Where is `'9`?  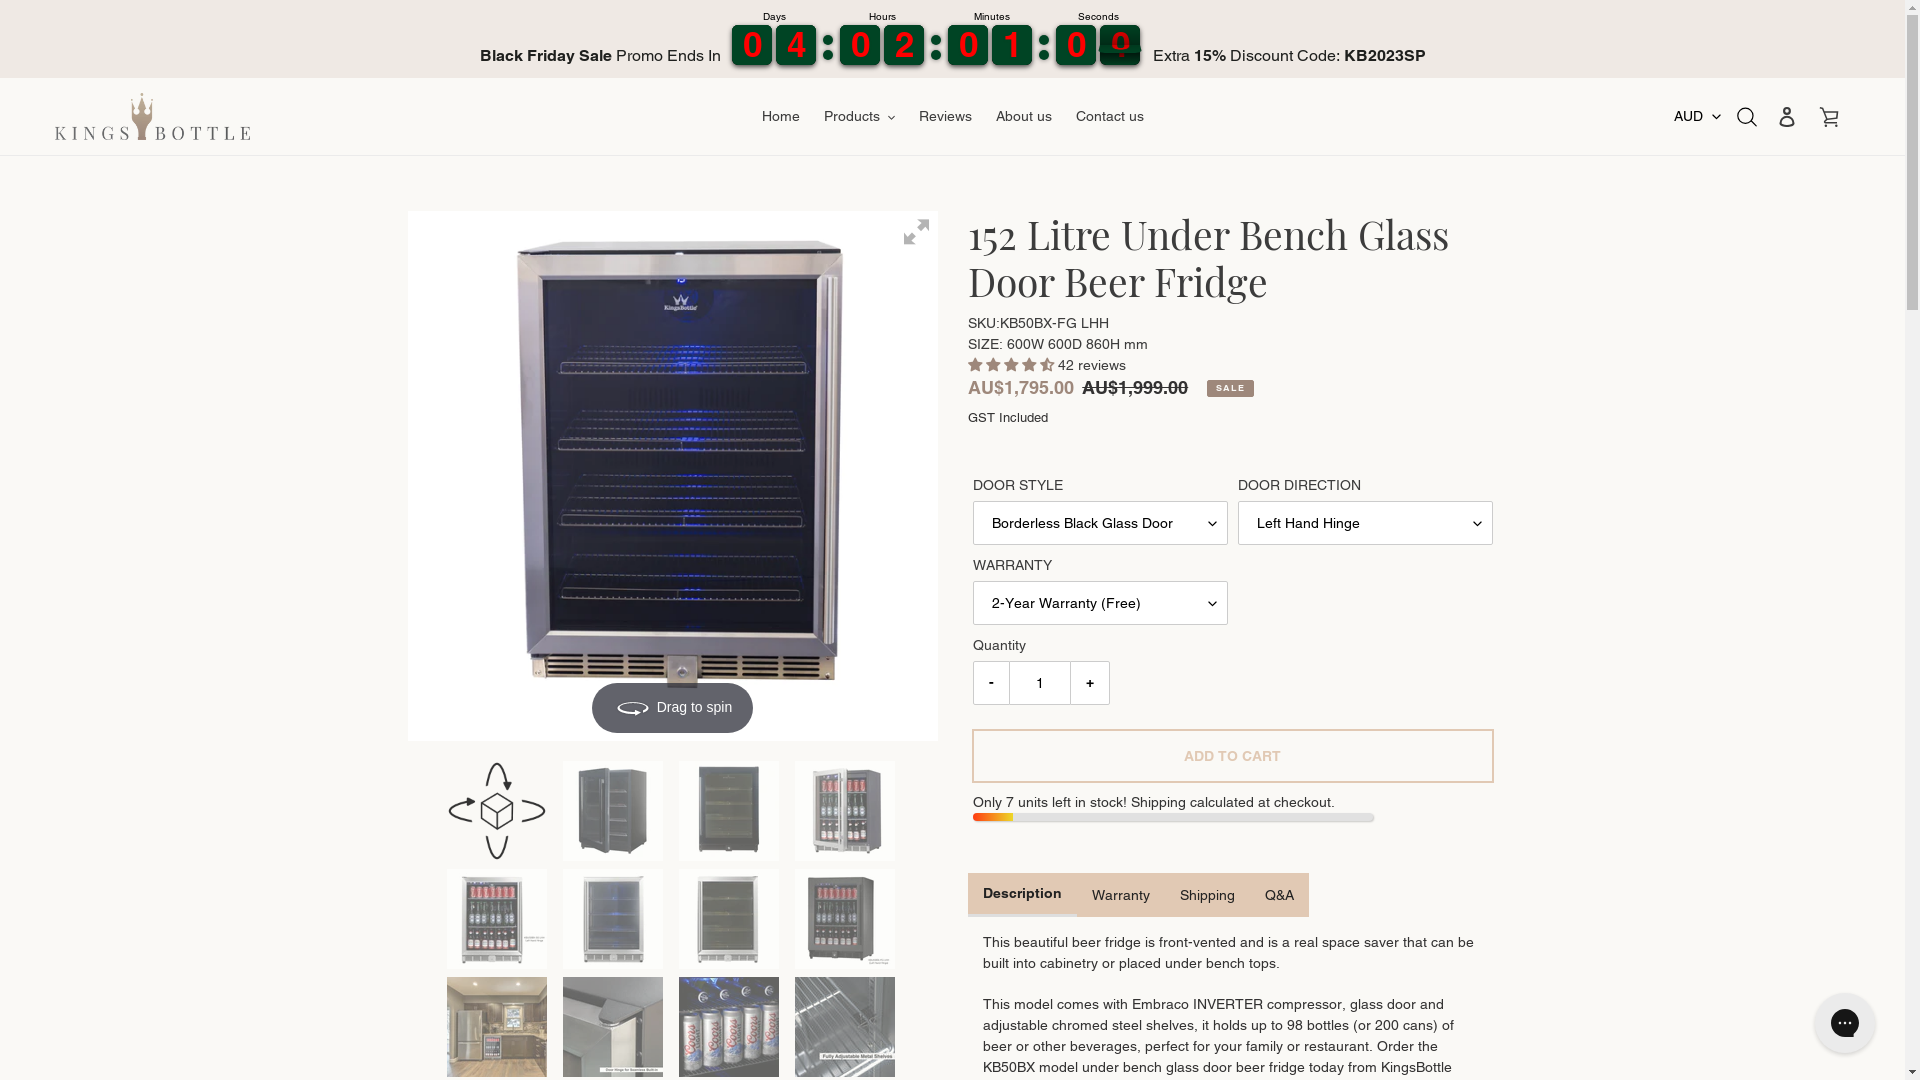 '9 is located at coordinates (947, 45).